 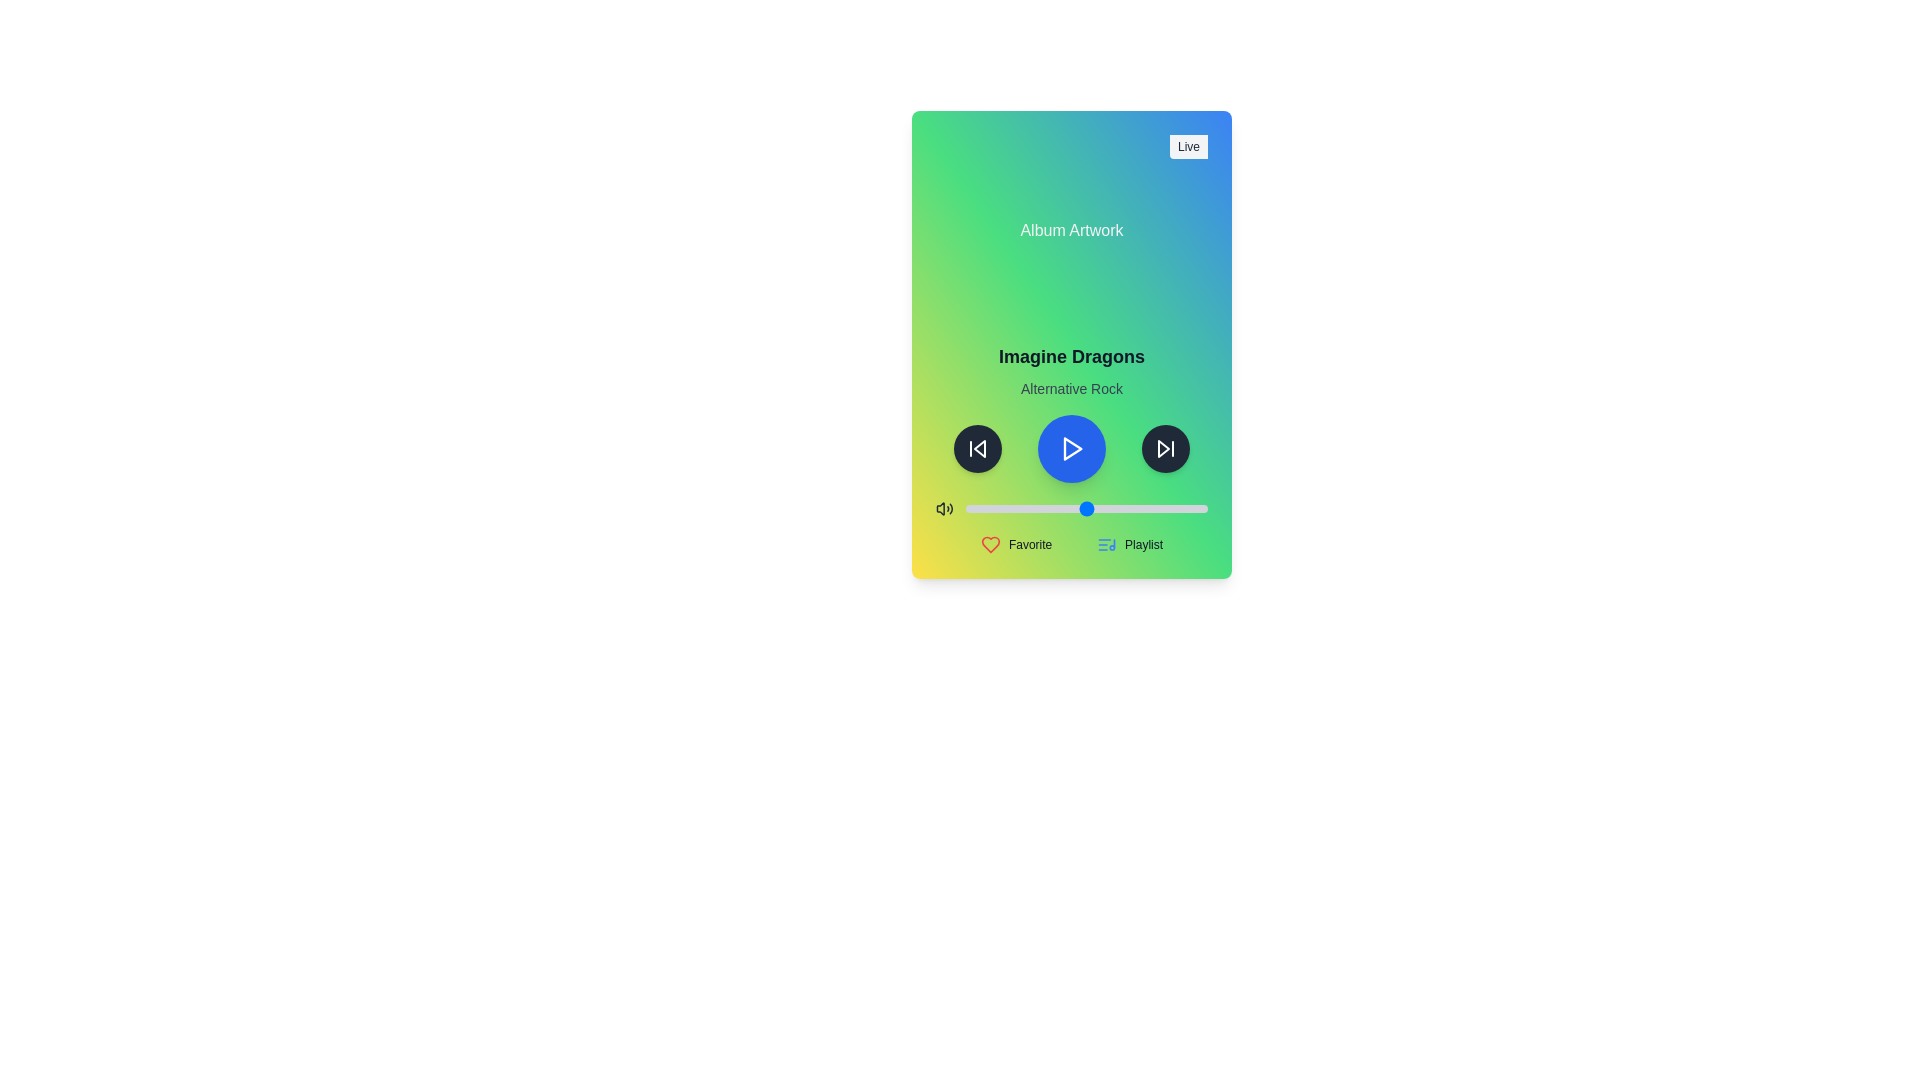 I want to click on the text label displaying 'Alternative Rock', which is styled in gray on a green background, located below 'Imagine Dragons' in the music player context, so click(x=1070, y=389).